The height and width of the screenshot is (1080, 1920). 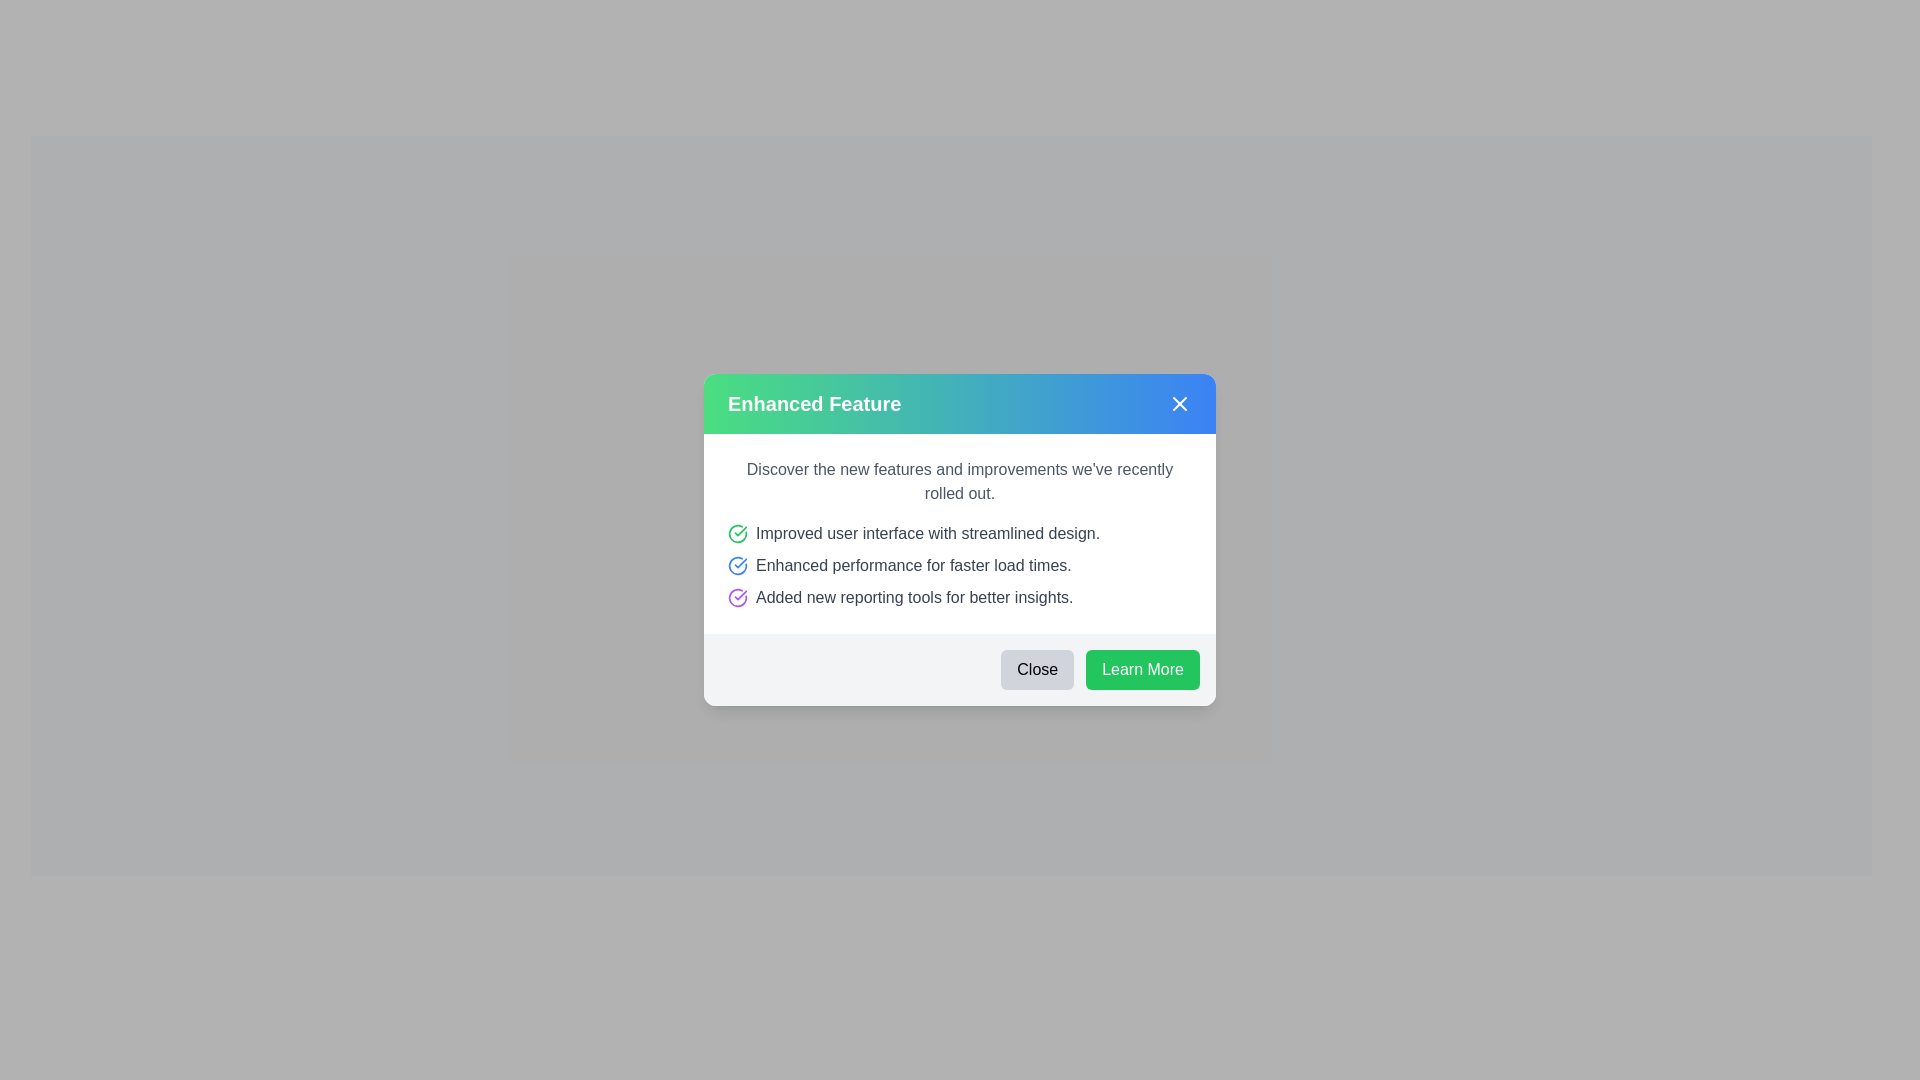 What do you see at coordinates (737, 596) in the screenshot?
I see `the circular icon with a purple border and a checkmark symbol, which indicates a completed item, located on the left side of the line item titled 'Added new reporting tools for better insights.'` at bounding box center [737, 596].